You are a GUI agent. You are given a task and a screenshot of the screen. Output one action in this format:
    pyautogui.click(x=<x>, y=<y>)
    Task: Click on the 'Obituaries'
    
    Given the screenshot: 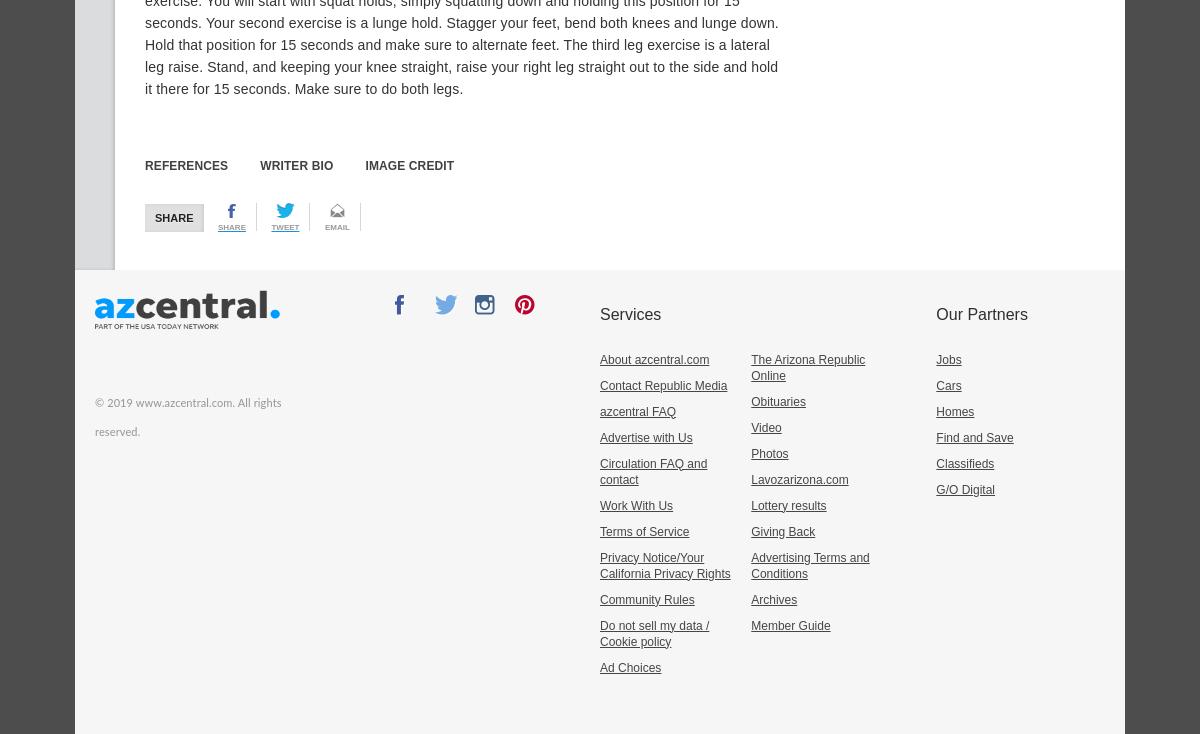 What is the action you would take?
    pyautogui.click(x=776, y=399)
    